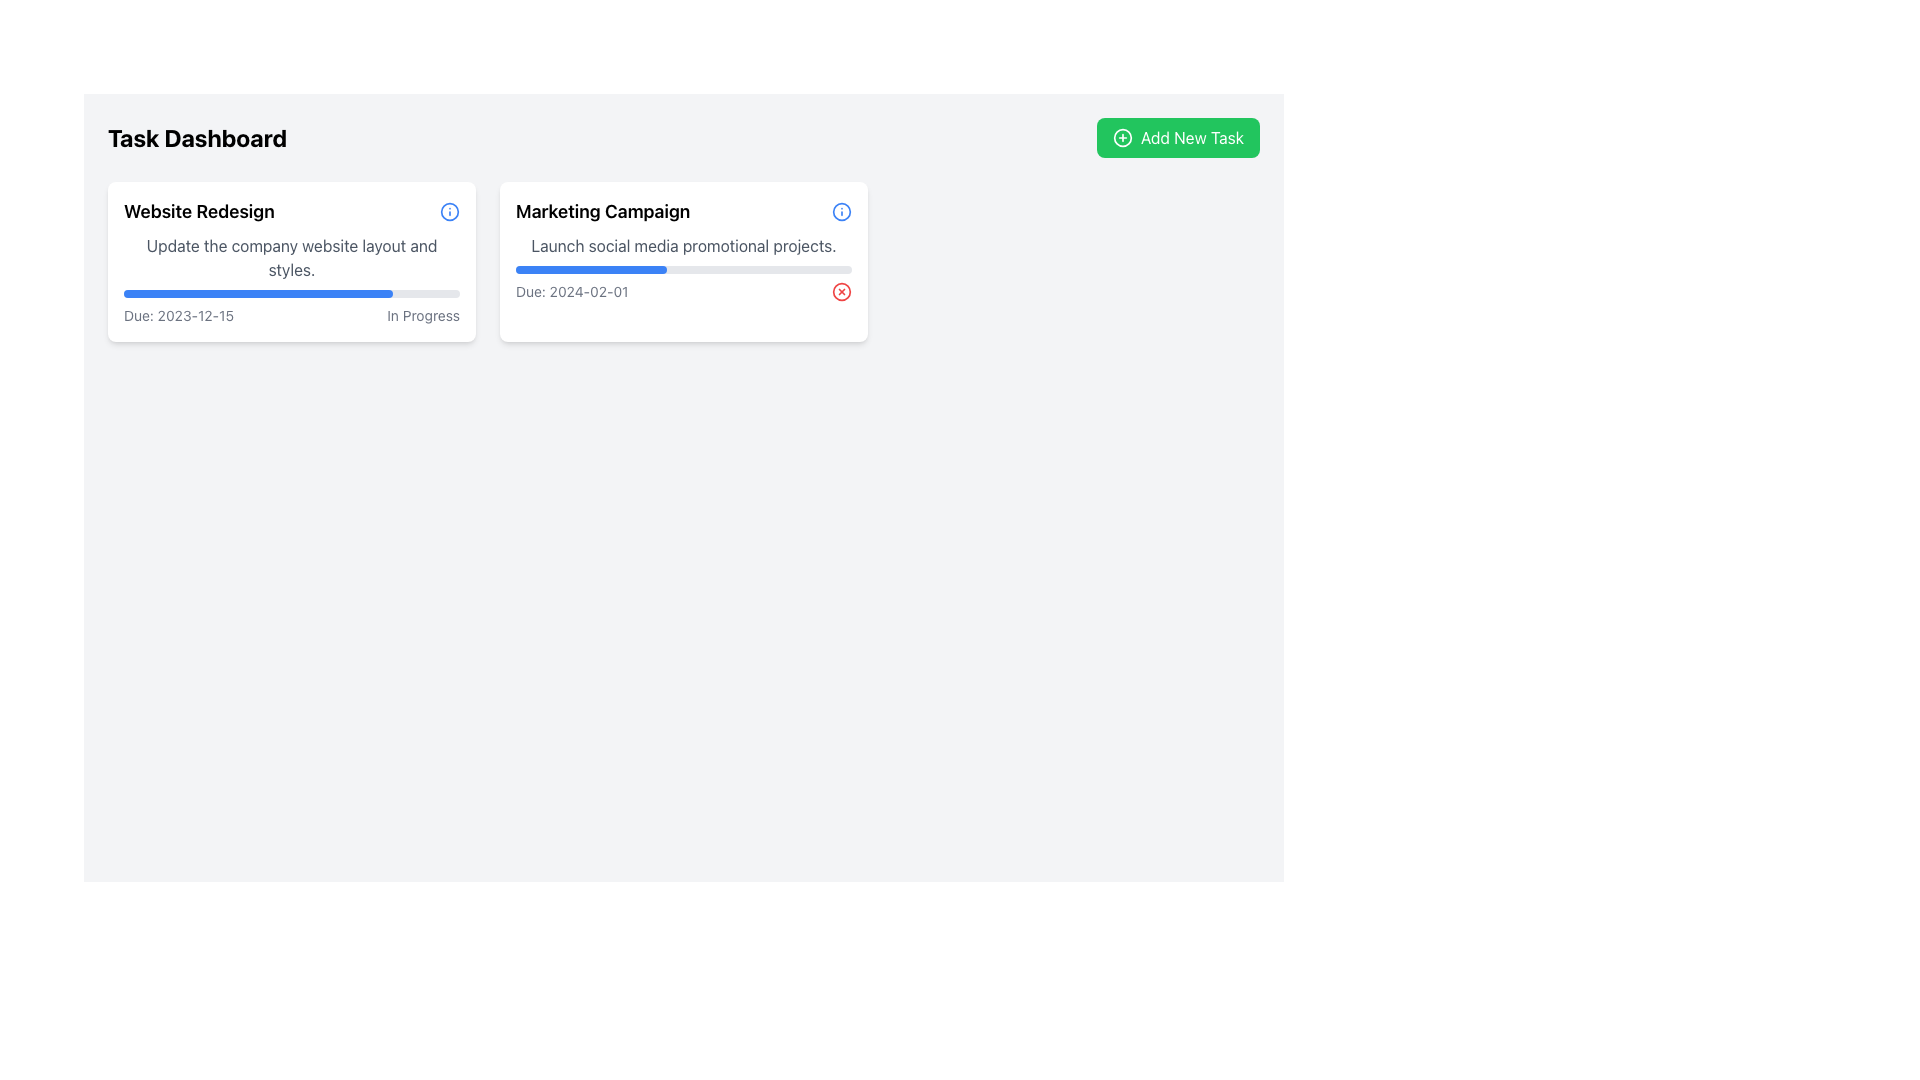 This screenshot has width=1920, height=1080. What do you see at coordinates (590, 270) in the screenshot?
I see `the blue progress indicator of the 'Marketing Campaign' card, which visually shows 45% progress within the light-gray progress bar background` at bounding box center [590, 270].